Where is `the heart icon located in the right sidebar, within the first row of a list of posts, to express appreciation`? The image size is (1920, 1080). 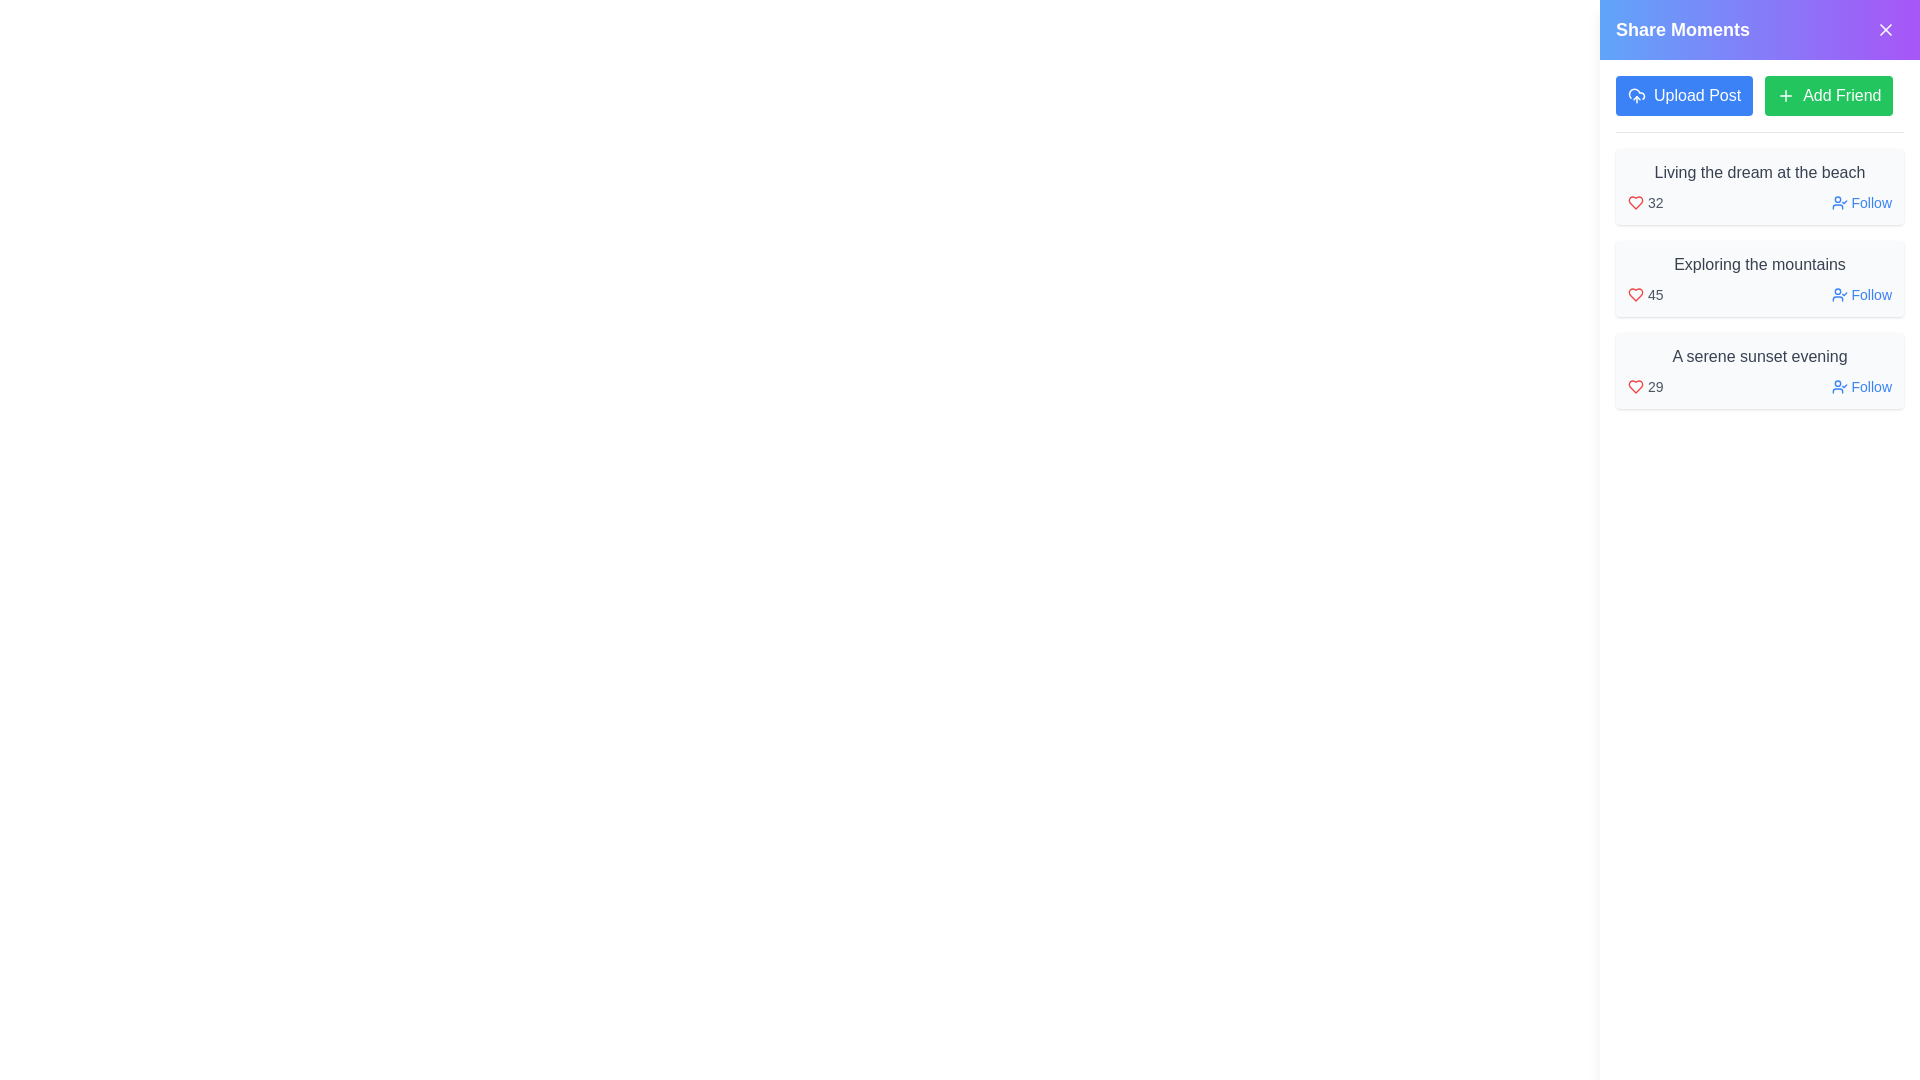 the heart icon located in the right sidebar, within the first row of a list of posts, to express appreciation is located at coordinates (1636, 203).